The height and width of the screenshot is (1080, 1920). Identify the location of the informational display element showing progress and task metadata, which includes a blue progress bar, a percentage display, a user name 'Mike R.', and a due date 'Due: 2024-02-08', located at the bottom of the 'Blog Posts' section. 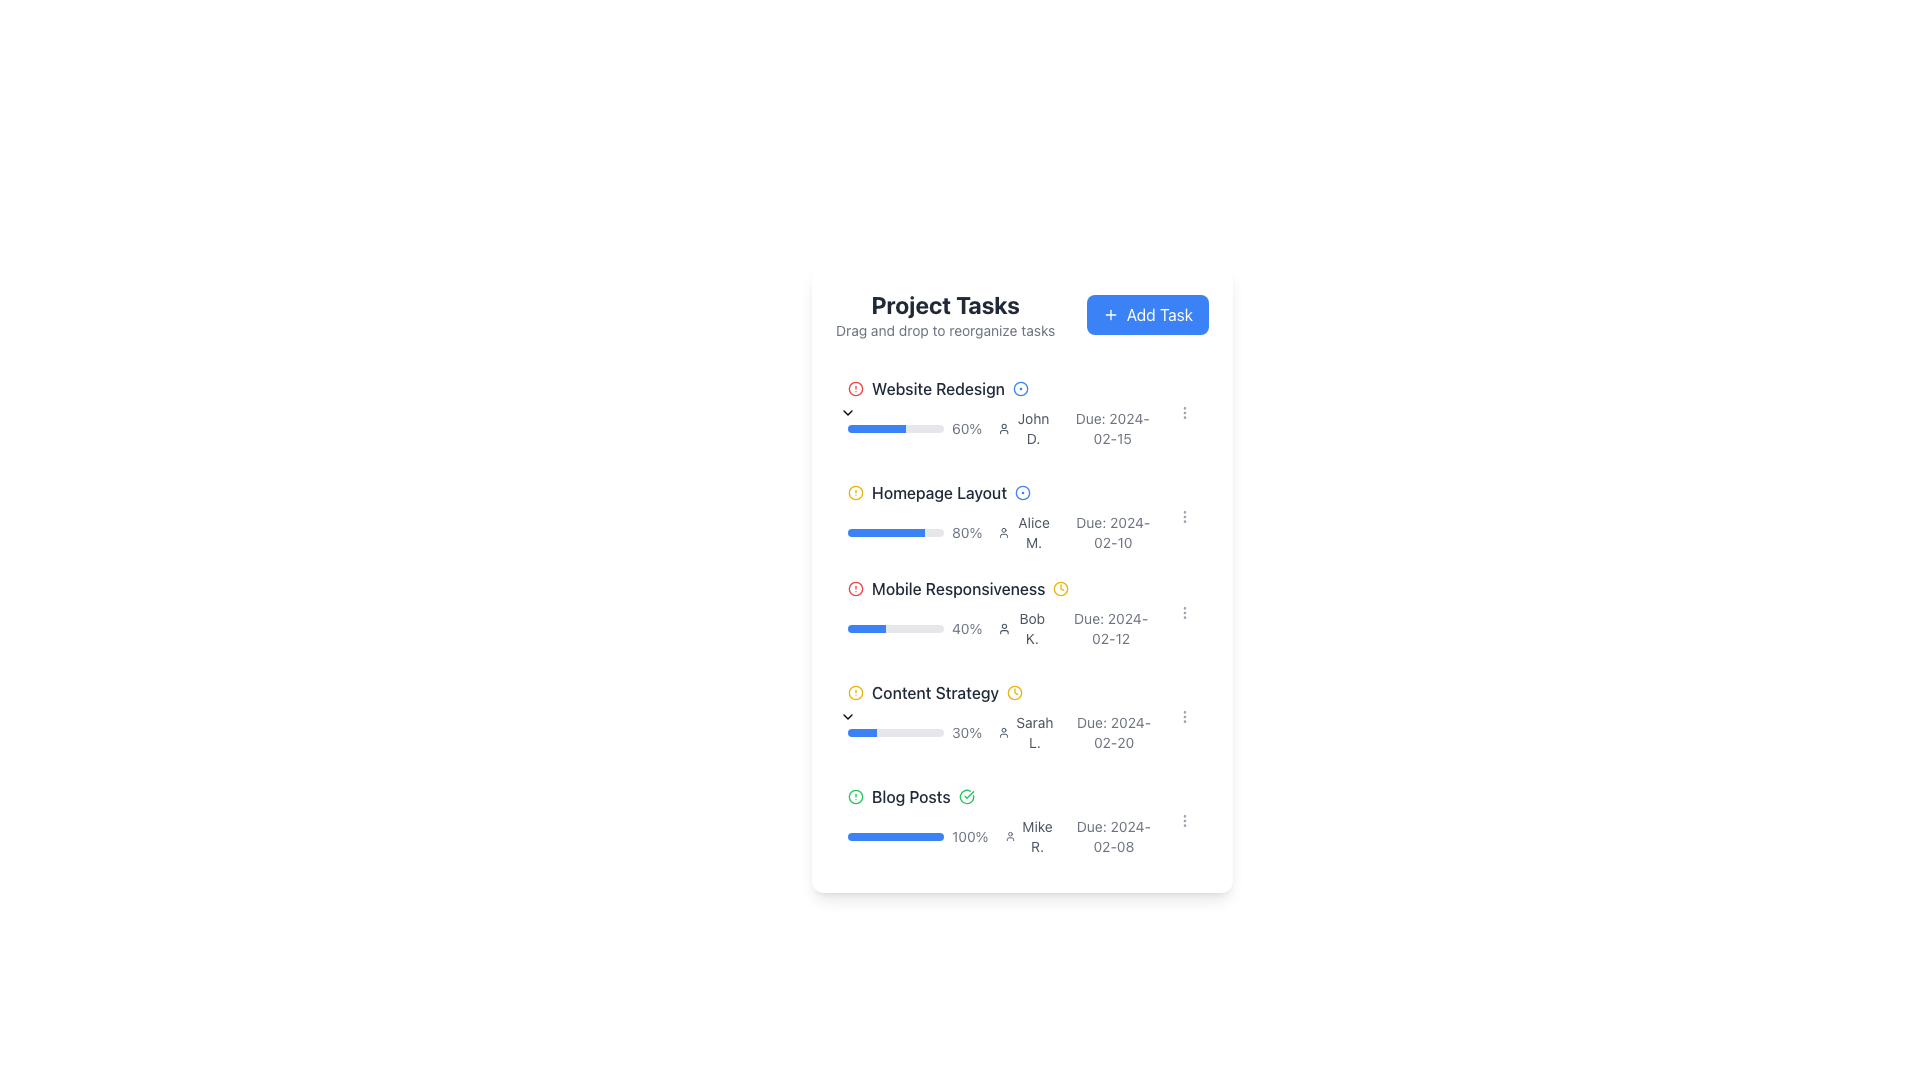
(1002, 837).